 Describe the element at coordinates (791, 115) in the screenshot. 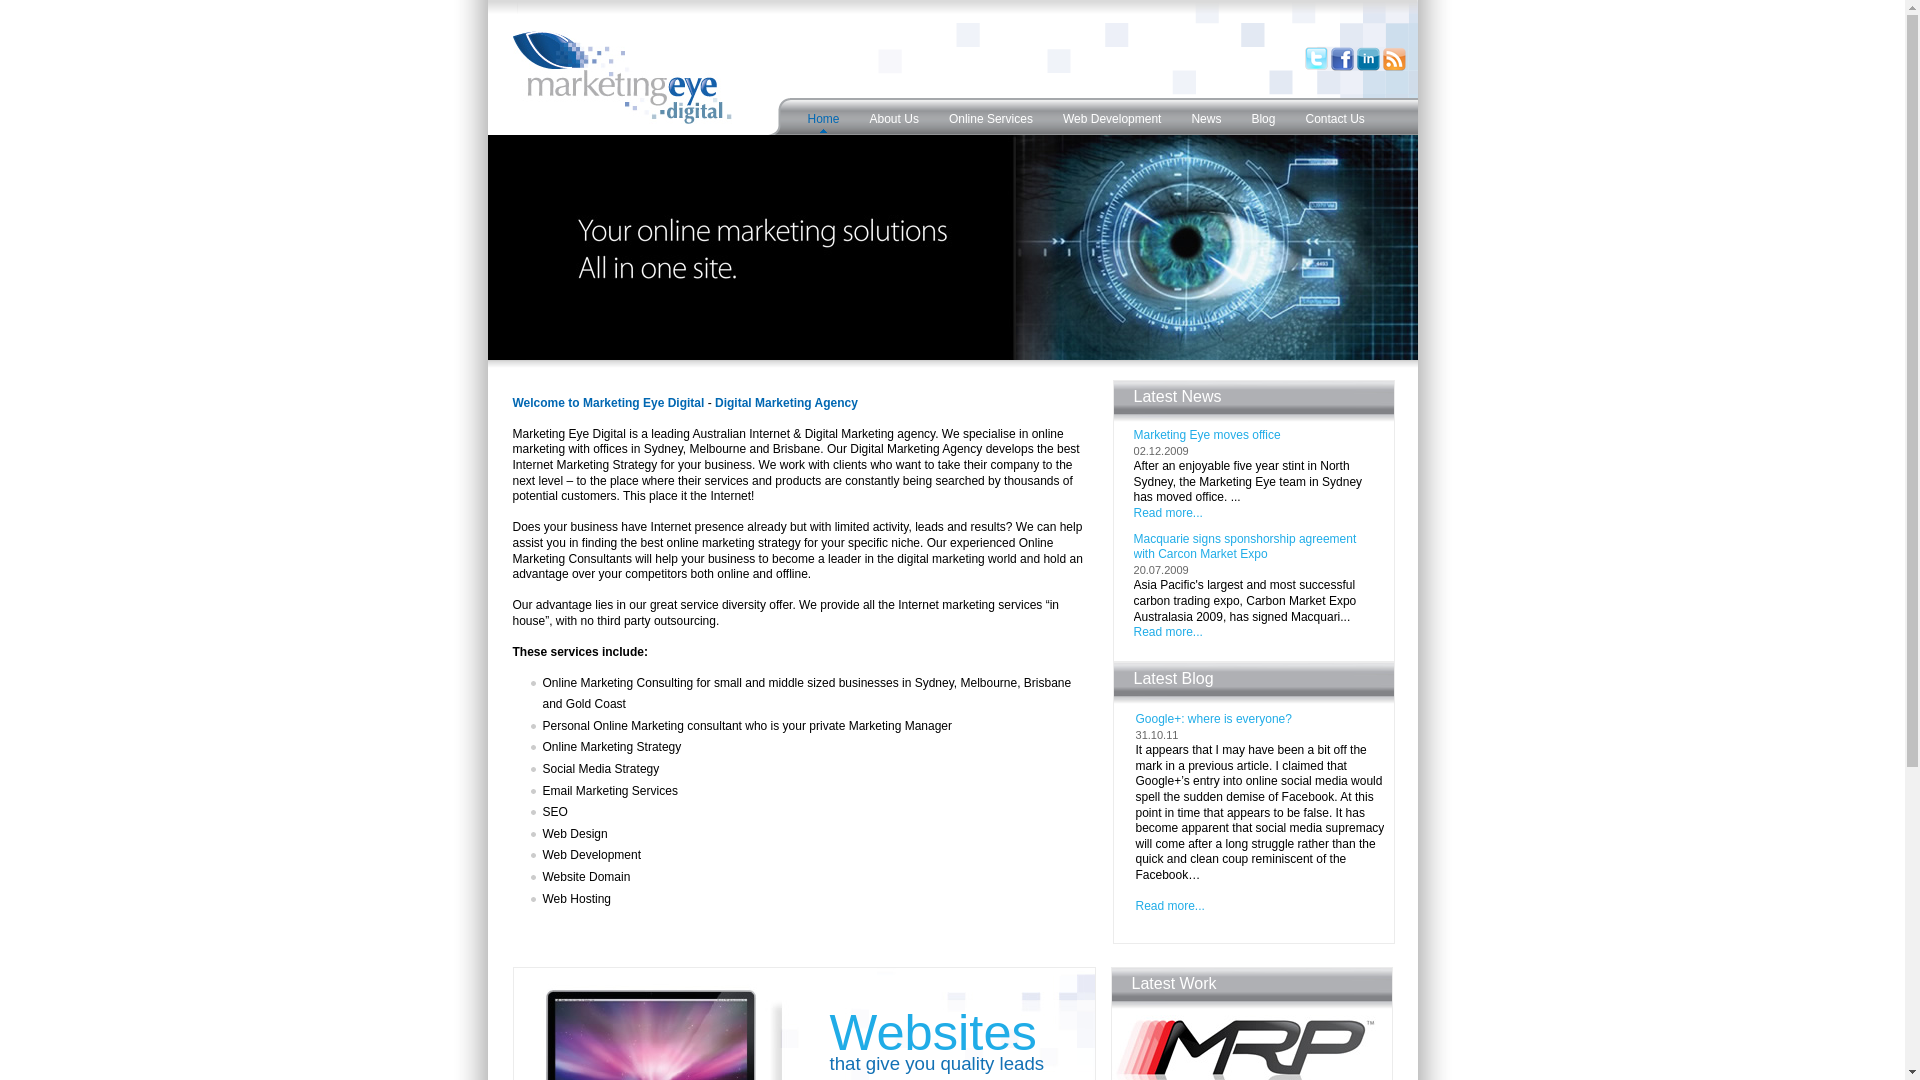

I see `'Home'` at that location.